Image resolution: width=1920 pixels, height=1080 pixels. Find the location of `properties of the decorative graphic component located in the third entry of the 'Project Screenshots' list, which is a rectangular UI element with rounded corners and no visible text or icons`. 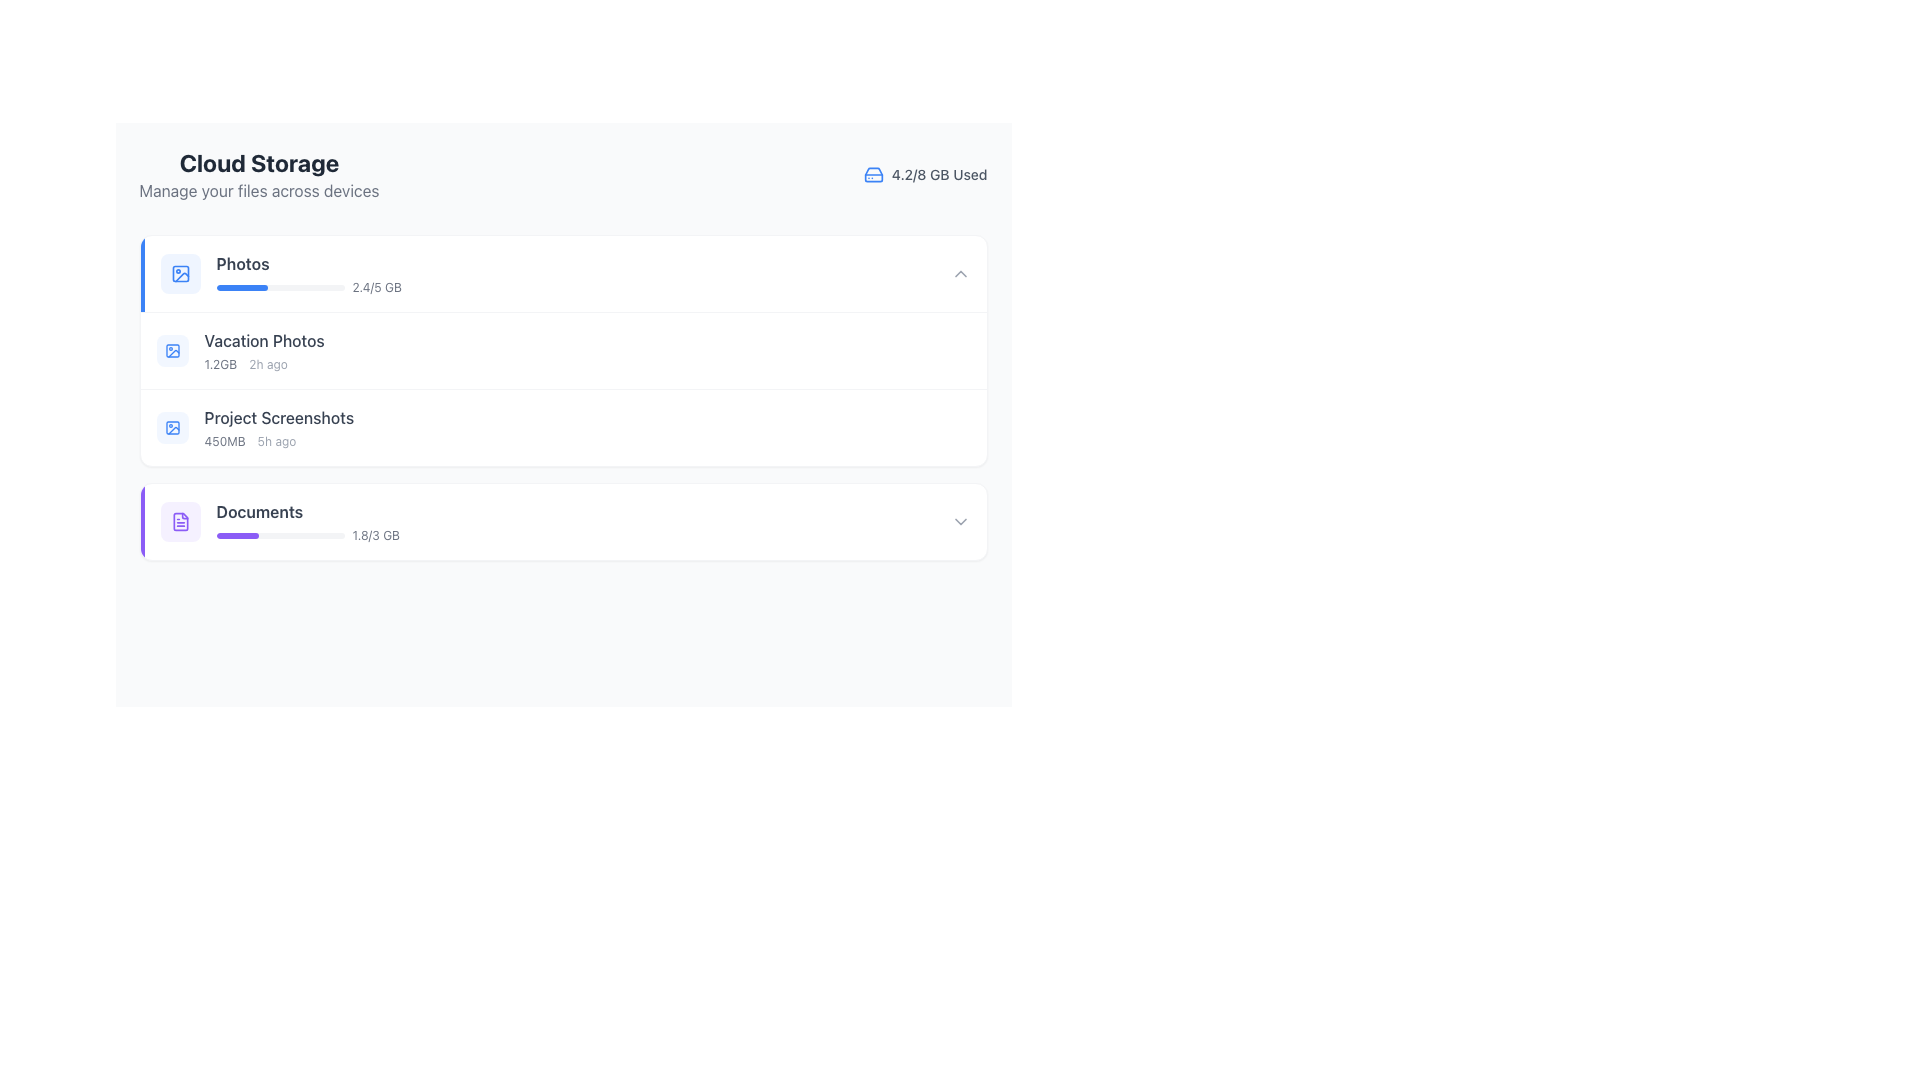

properties of the decorative graphic component located in the third entry of the 'Project Screenshots' list, which is a rectangular UI element with rounded corners and no visible text or icons is located at coordinates (172, 427).